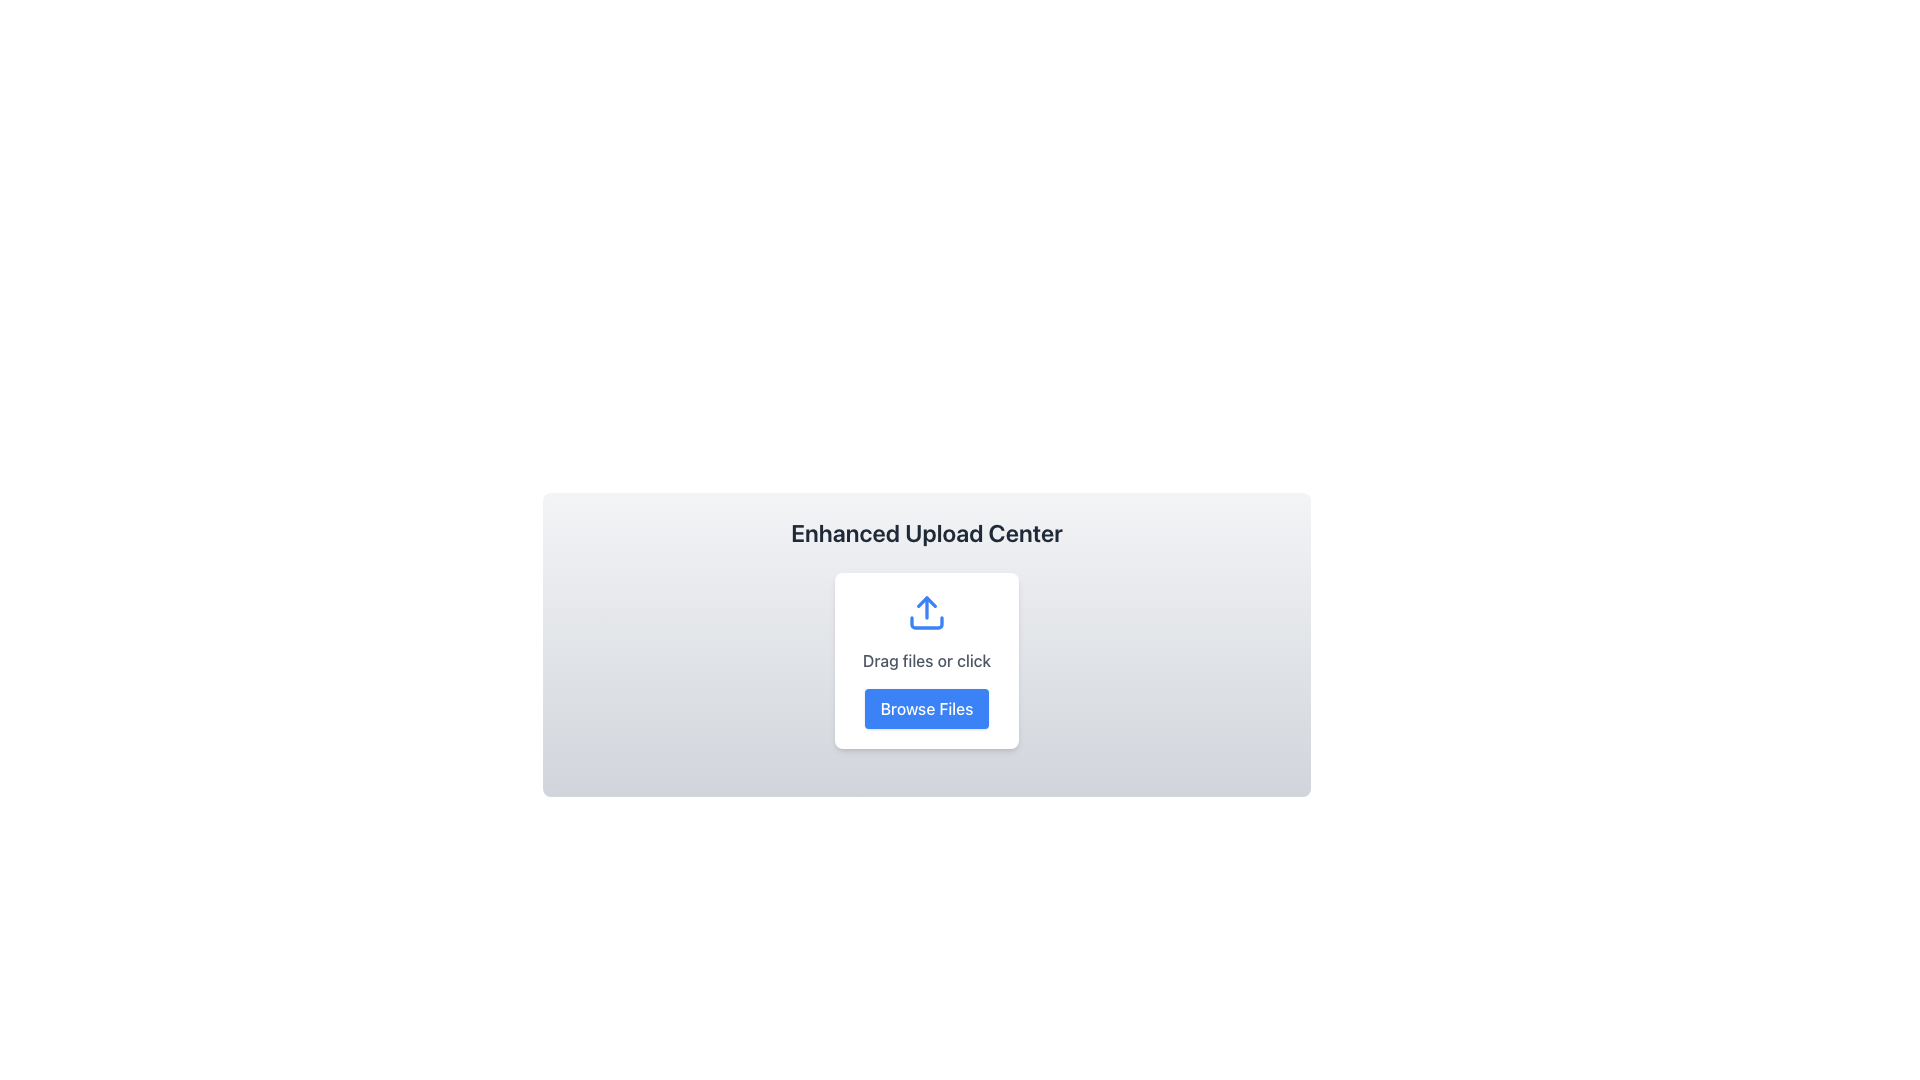  What do you see at coordinates (925, 660) in the screenshot?
I see `static text element that provides instructions about the file upload process, located centrally within a white, rounded rectangular card, positioned below the upload icon and above the 'Browse Files' button` at bounding box center [925, 660].